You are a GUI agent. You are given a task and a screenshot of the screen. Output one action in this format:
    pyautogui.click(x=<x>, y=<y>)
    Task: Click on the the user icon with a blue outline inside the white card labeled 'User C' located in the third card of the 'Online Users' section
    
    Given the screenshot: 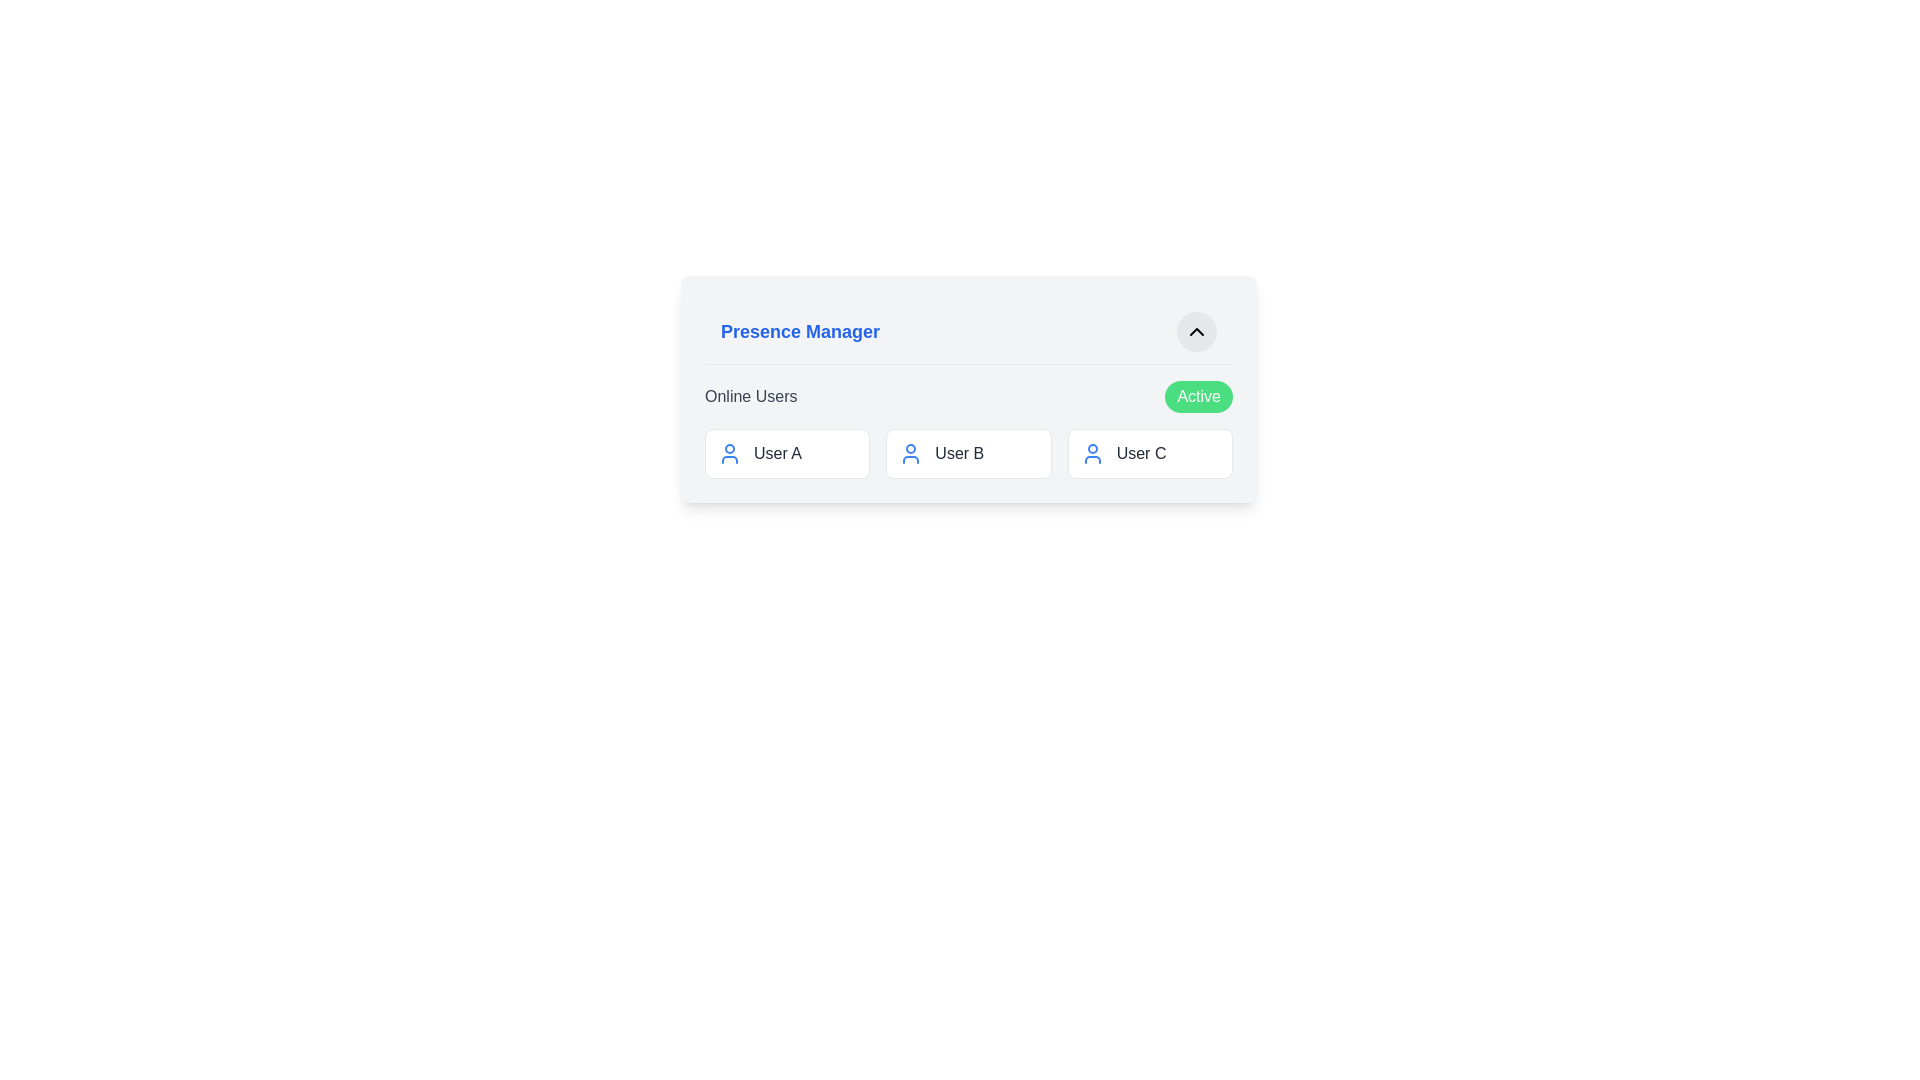 What is the action you would take?
    pyautogui.click(x=1091, y=454)
    